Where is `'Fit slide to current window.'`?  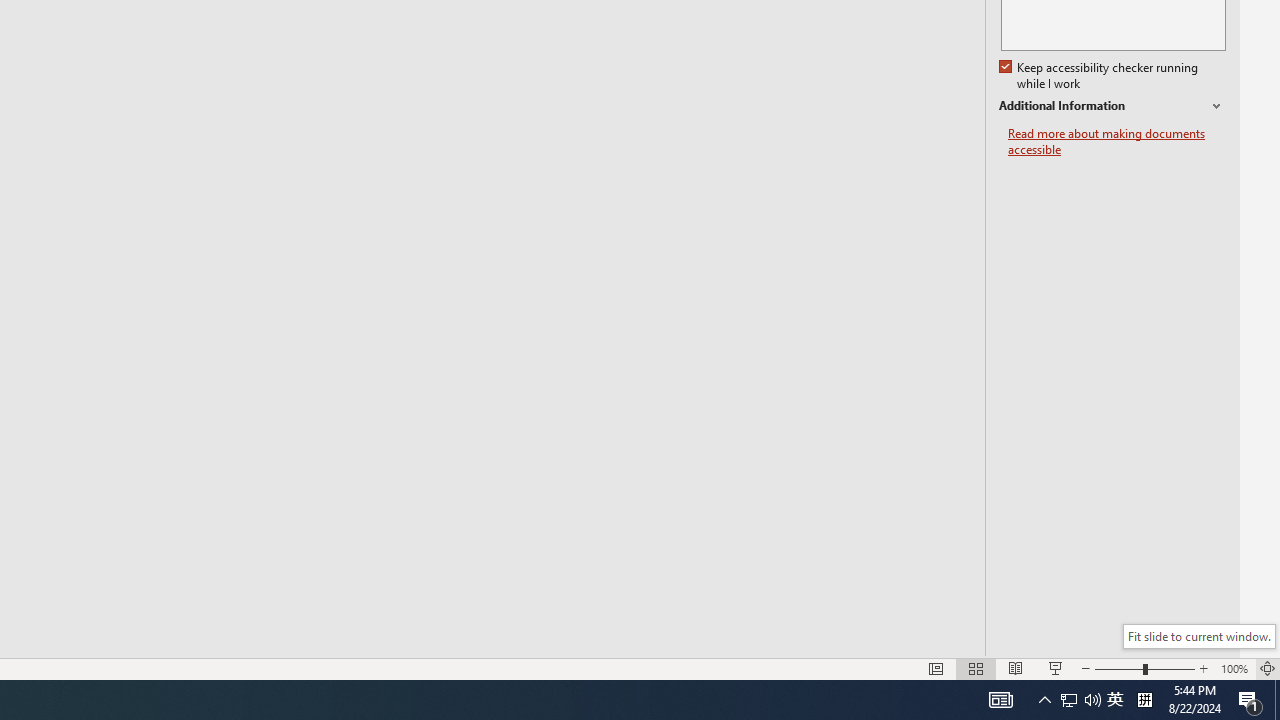
'Fit slide to current window.' is located at coordinates (1199, 636).